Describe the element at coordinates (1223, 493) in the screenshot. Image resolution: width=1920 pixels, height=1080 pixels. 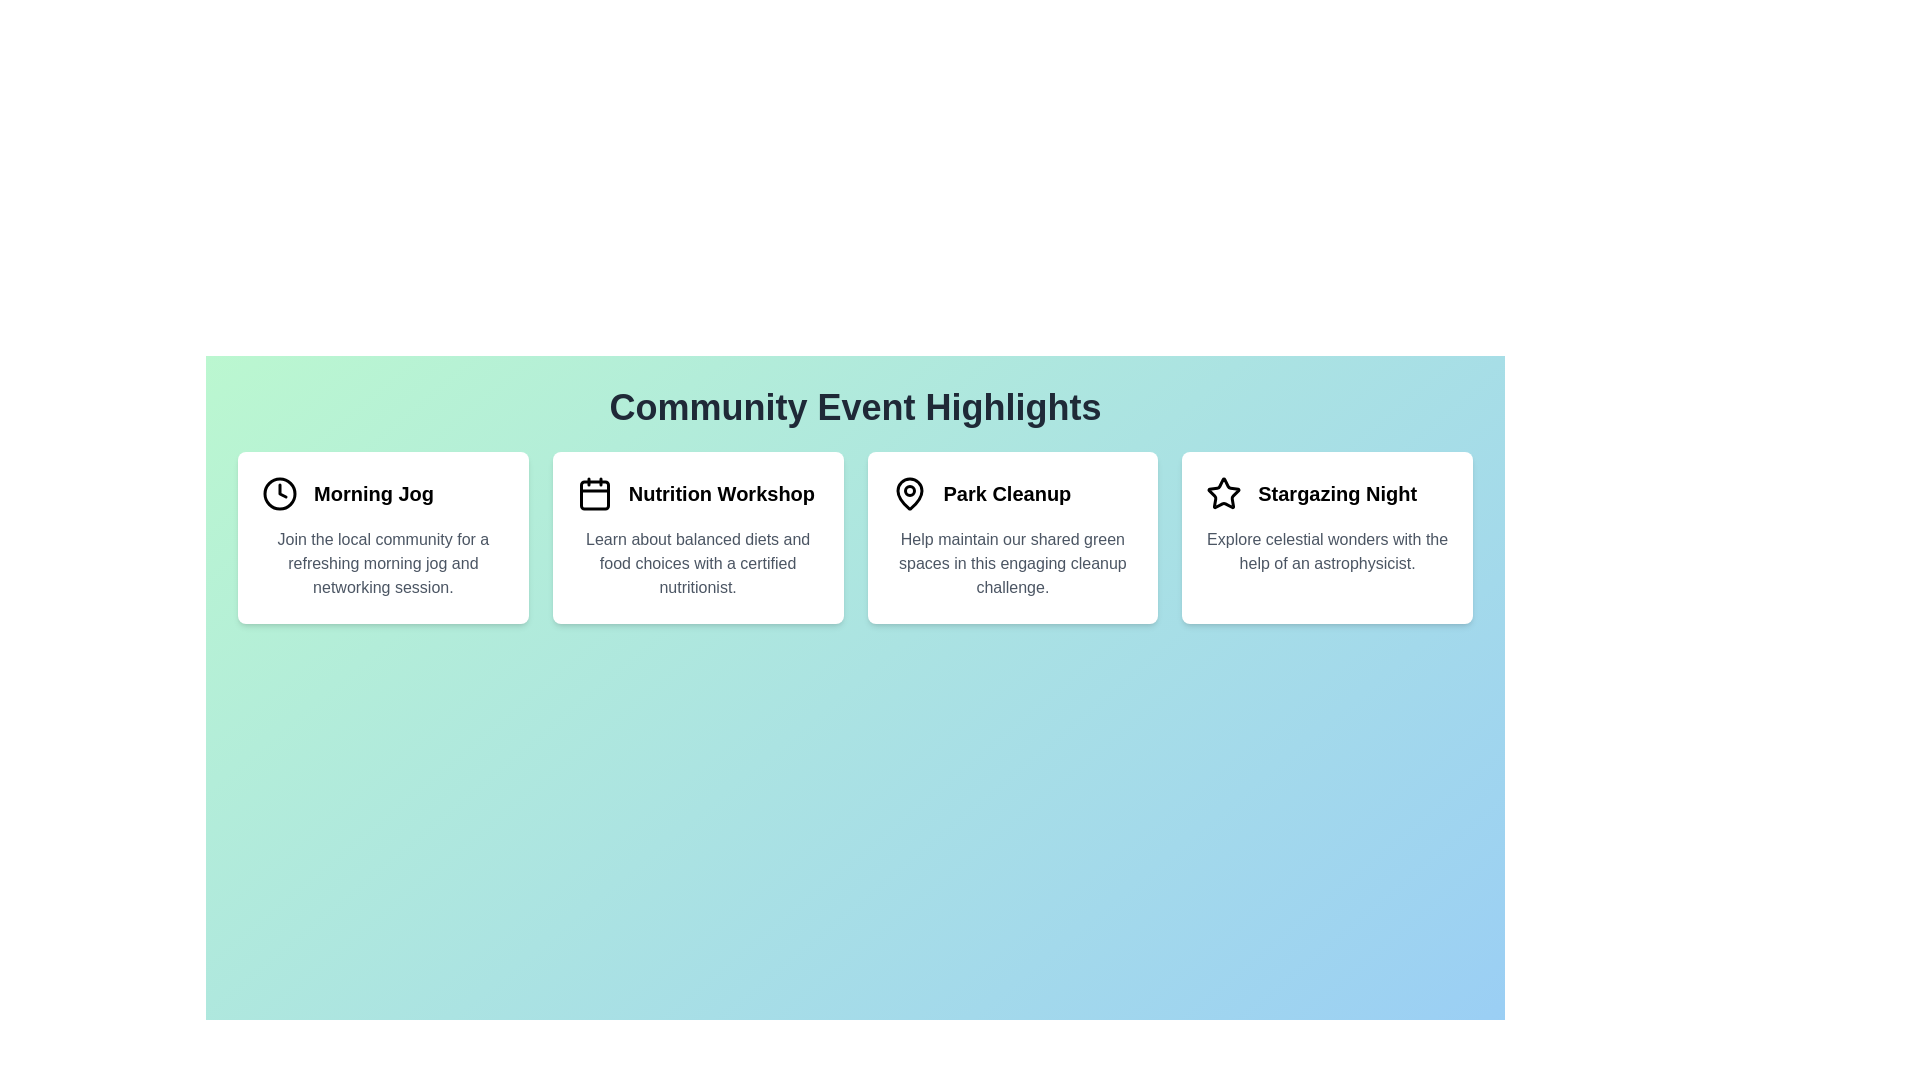
I see `the decorative icon representing 'Stargazing Night' located in the bottom right corner of the fourth card adjacent to the text heading` at that location.